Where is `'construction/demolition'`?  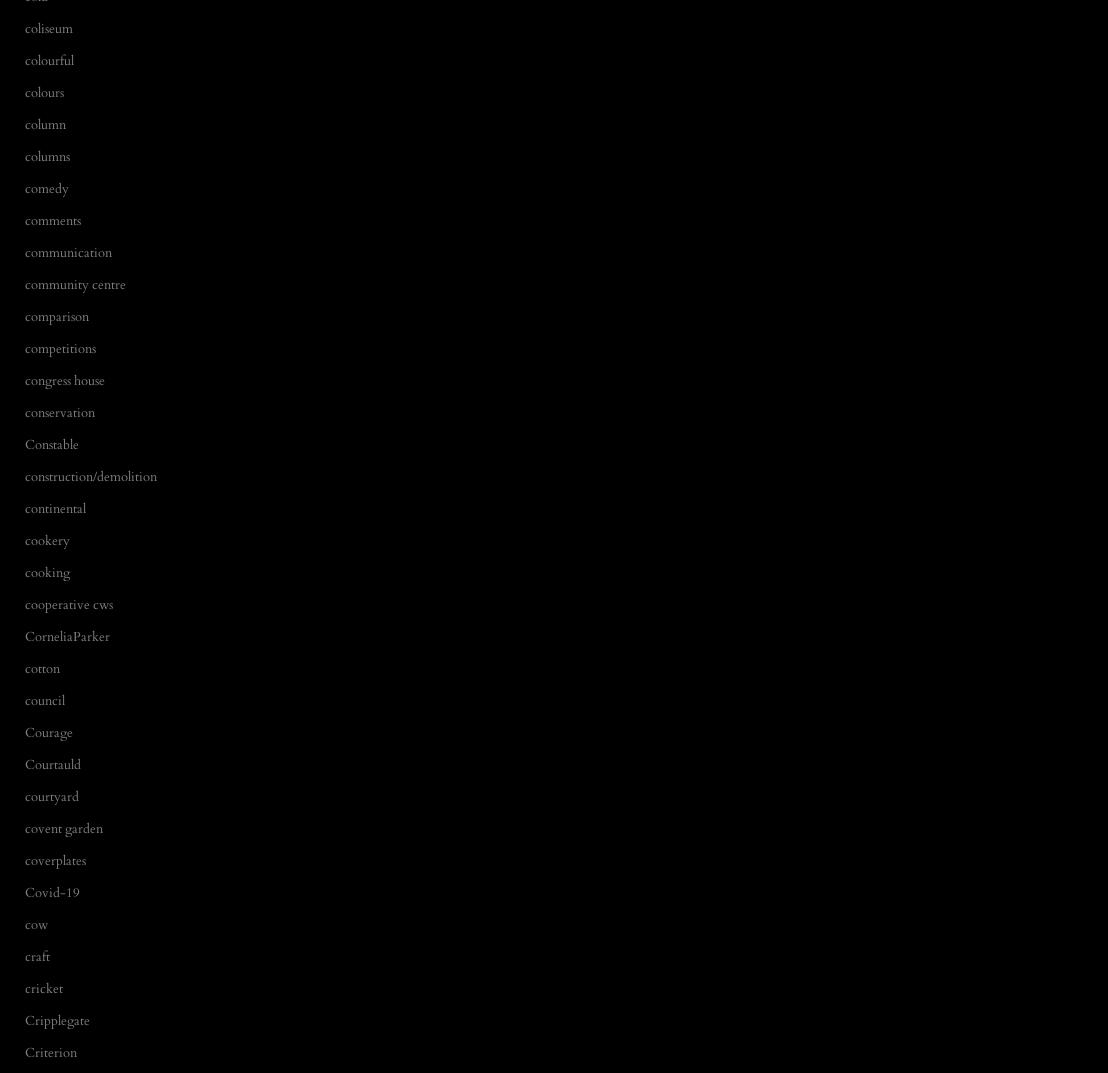 'construction/demolition' is located at coordinates (89, 475).